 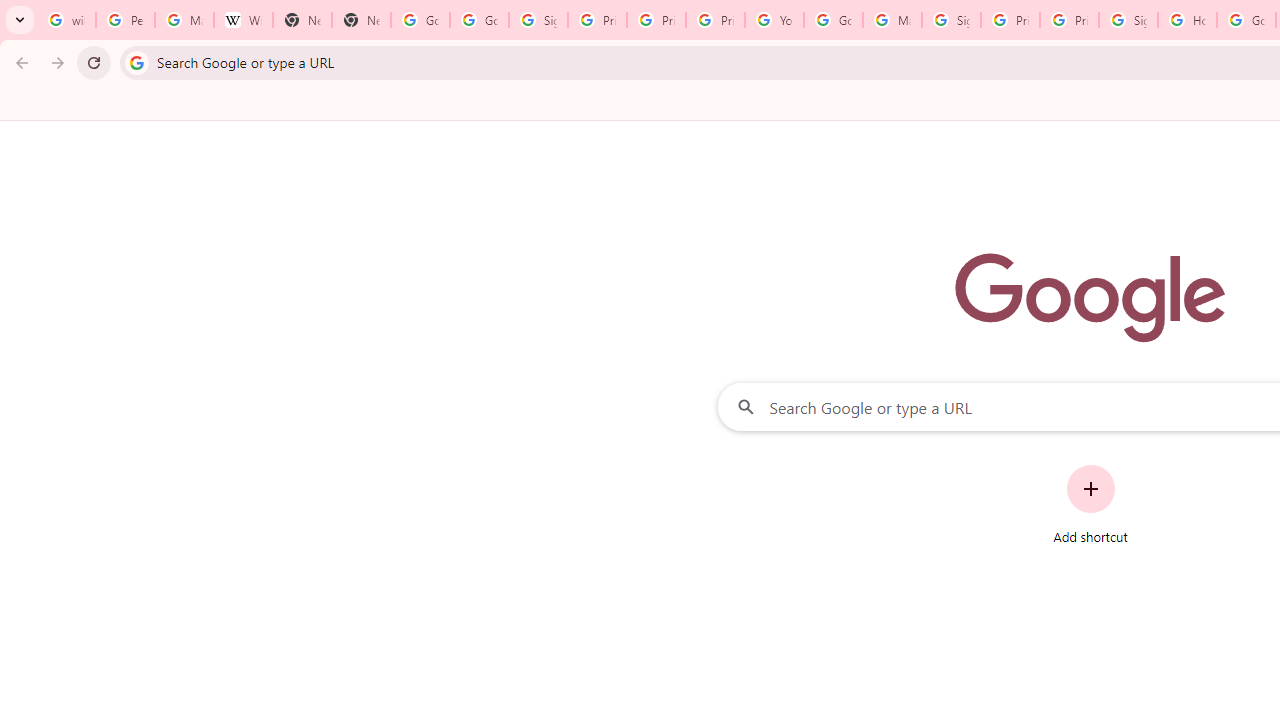 What do you see at coordinates (1128, 20) in the screenshot?
I see `'Sign in - Google Accounts'` at bounding box center [1128, 20].